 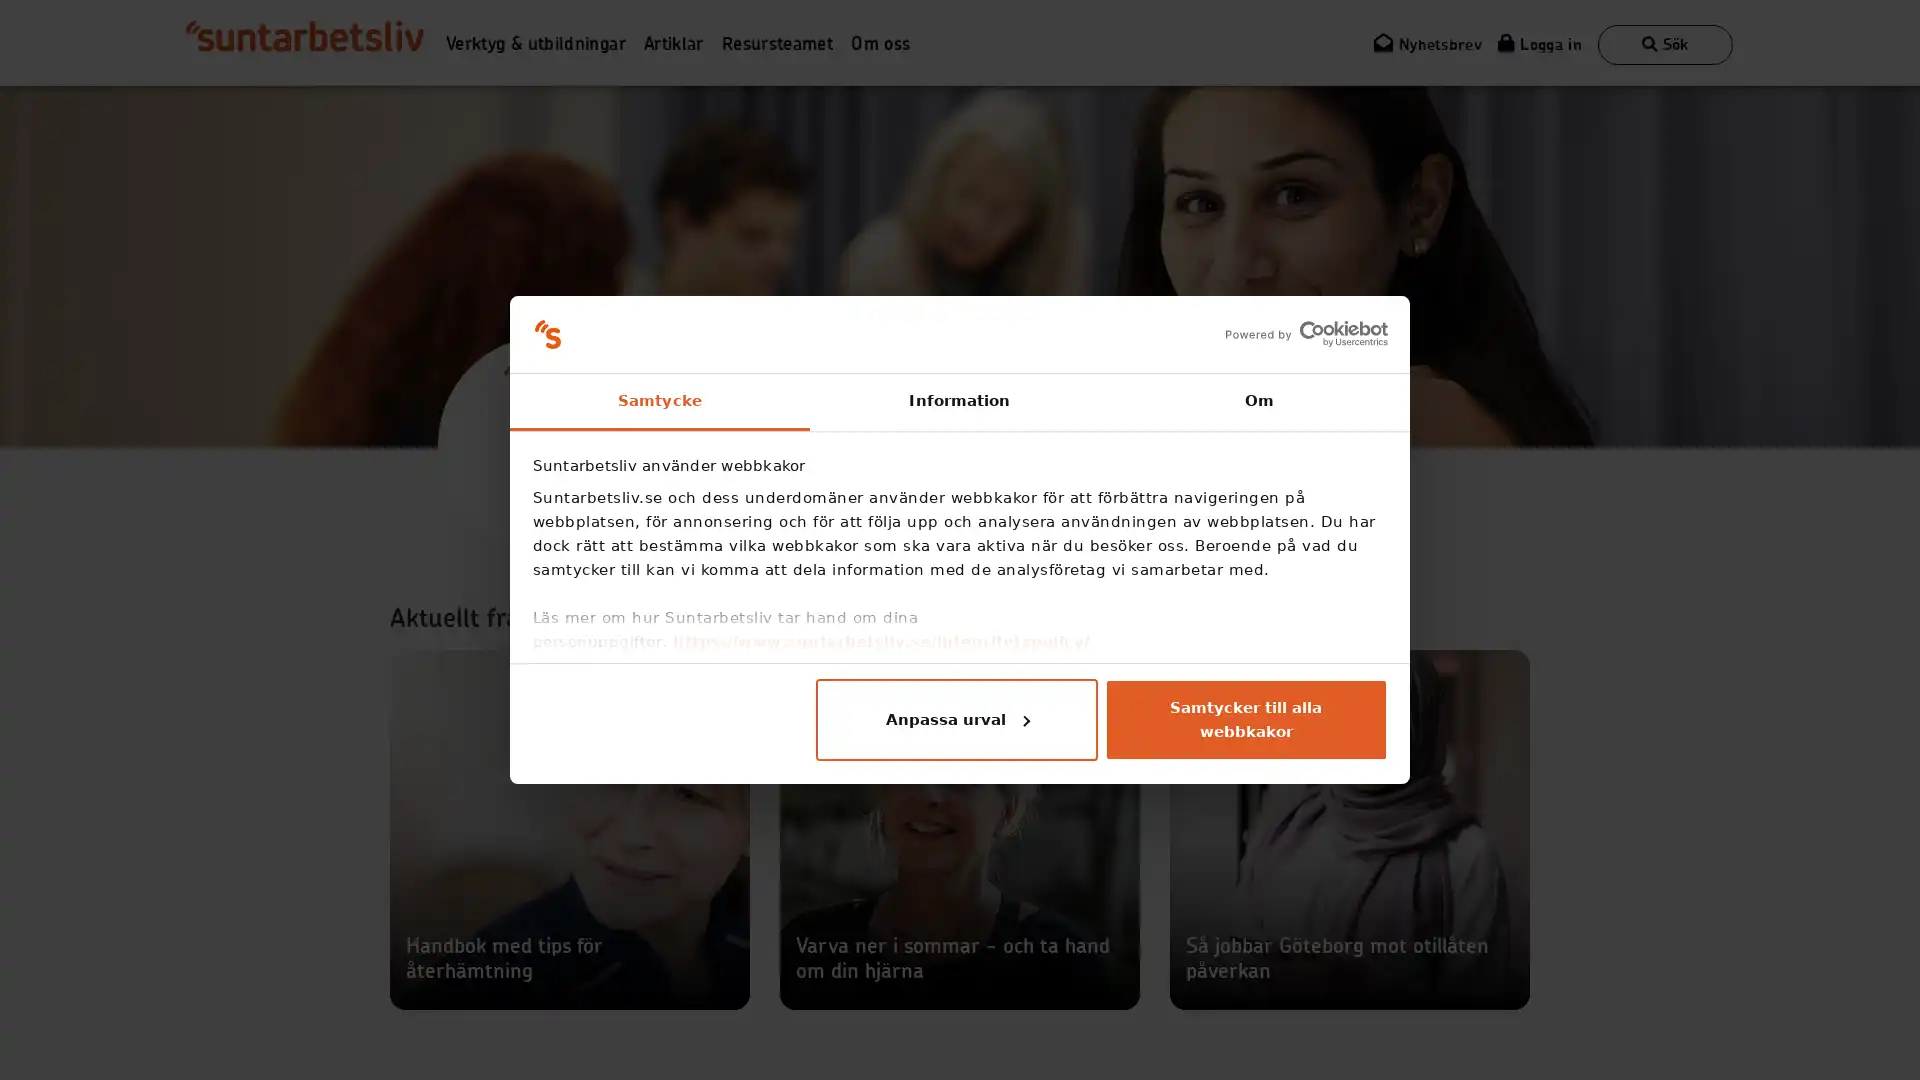 I want to click on Visa sokruta Sok, so click(x=1664, y=44).